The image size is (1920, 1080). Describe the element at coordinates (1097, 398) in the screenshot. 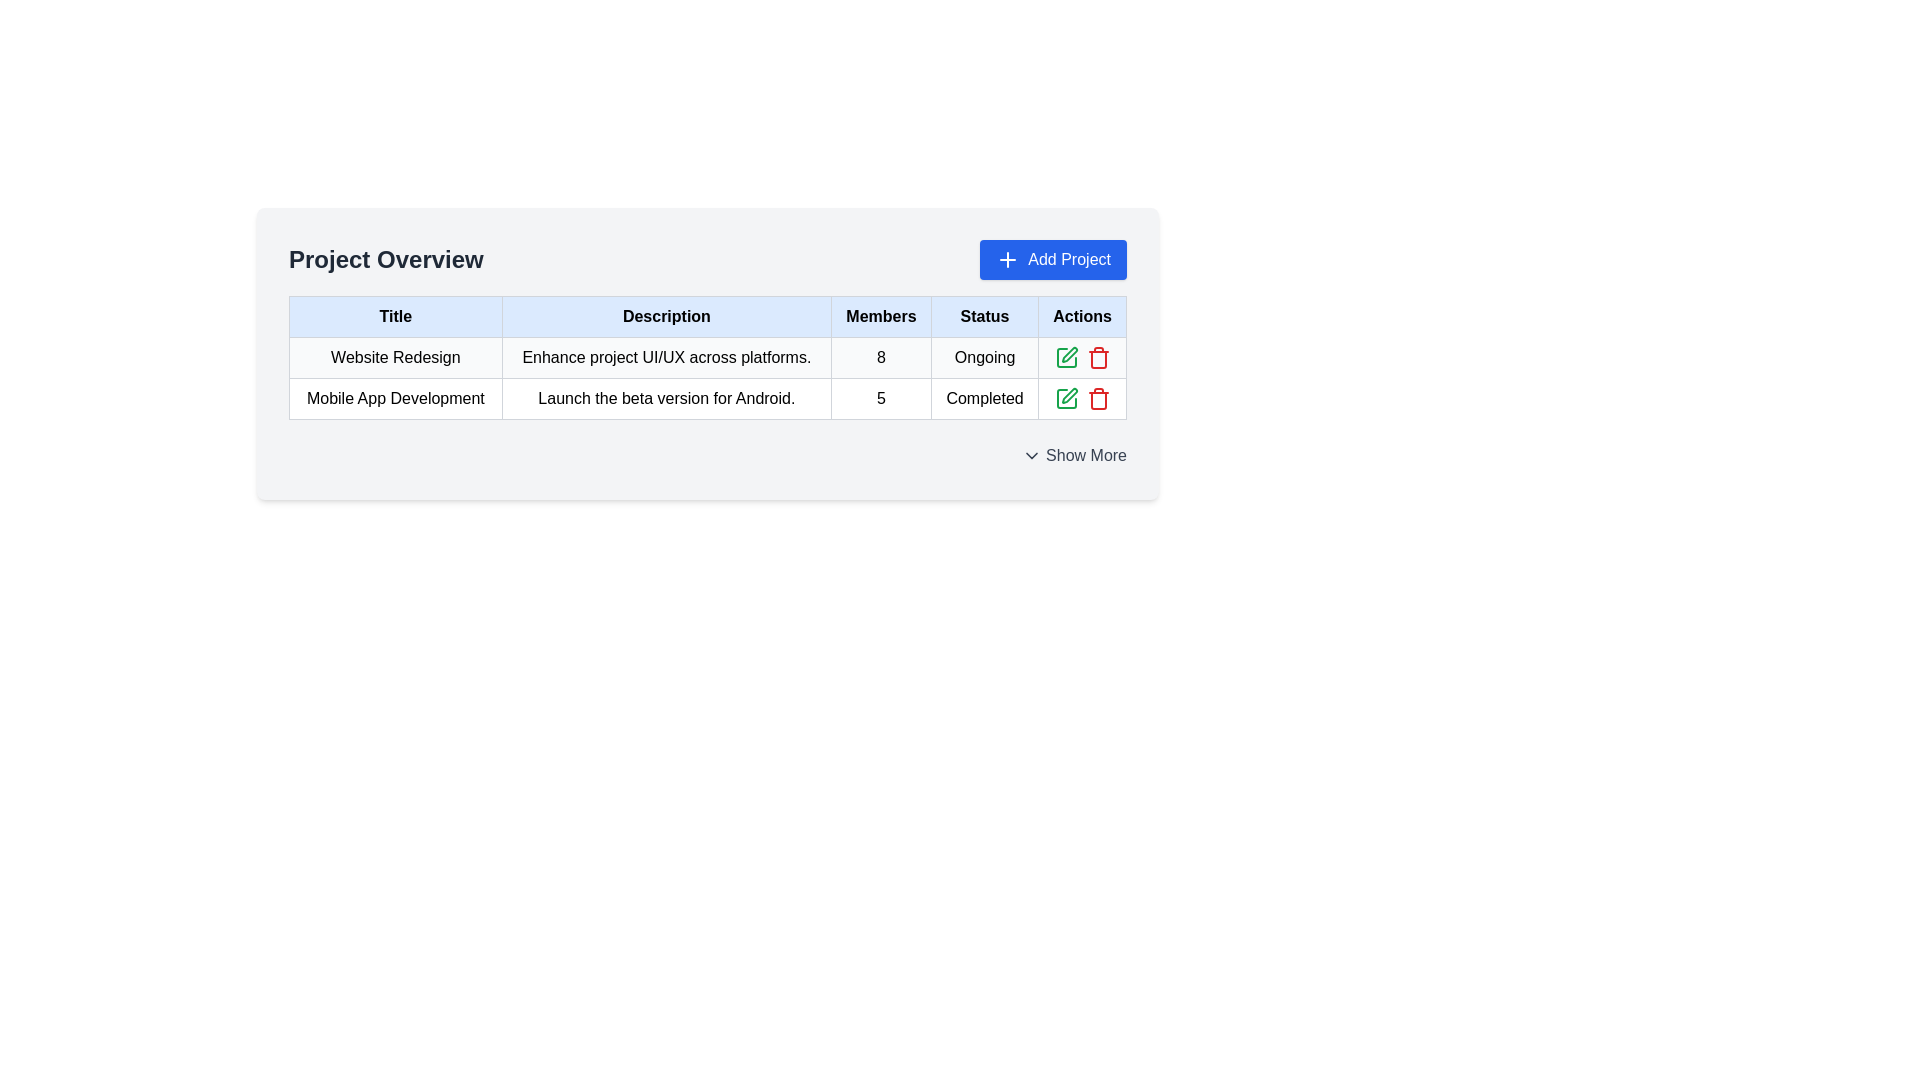

I see `the red trash icon in the 'Actions' column of the second row` at that location.